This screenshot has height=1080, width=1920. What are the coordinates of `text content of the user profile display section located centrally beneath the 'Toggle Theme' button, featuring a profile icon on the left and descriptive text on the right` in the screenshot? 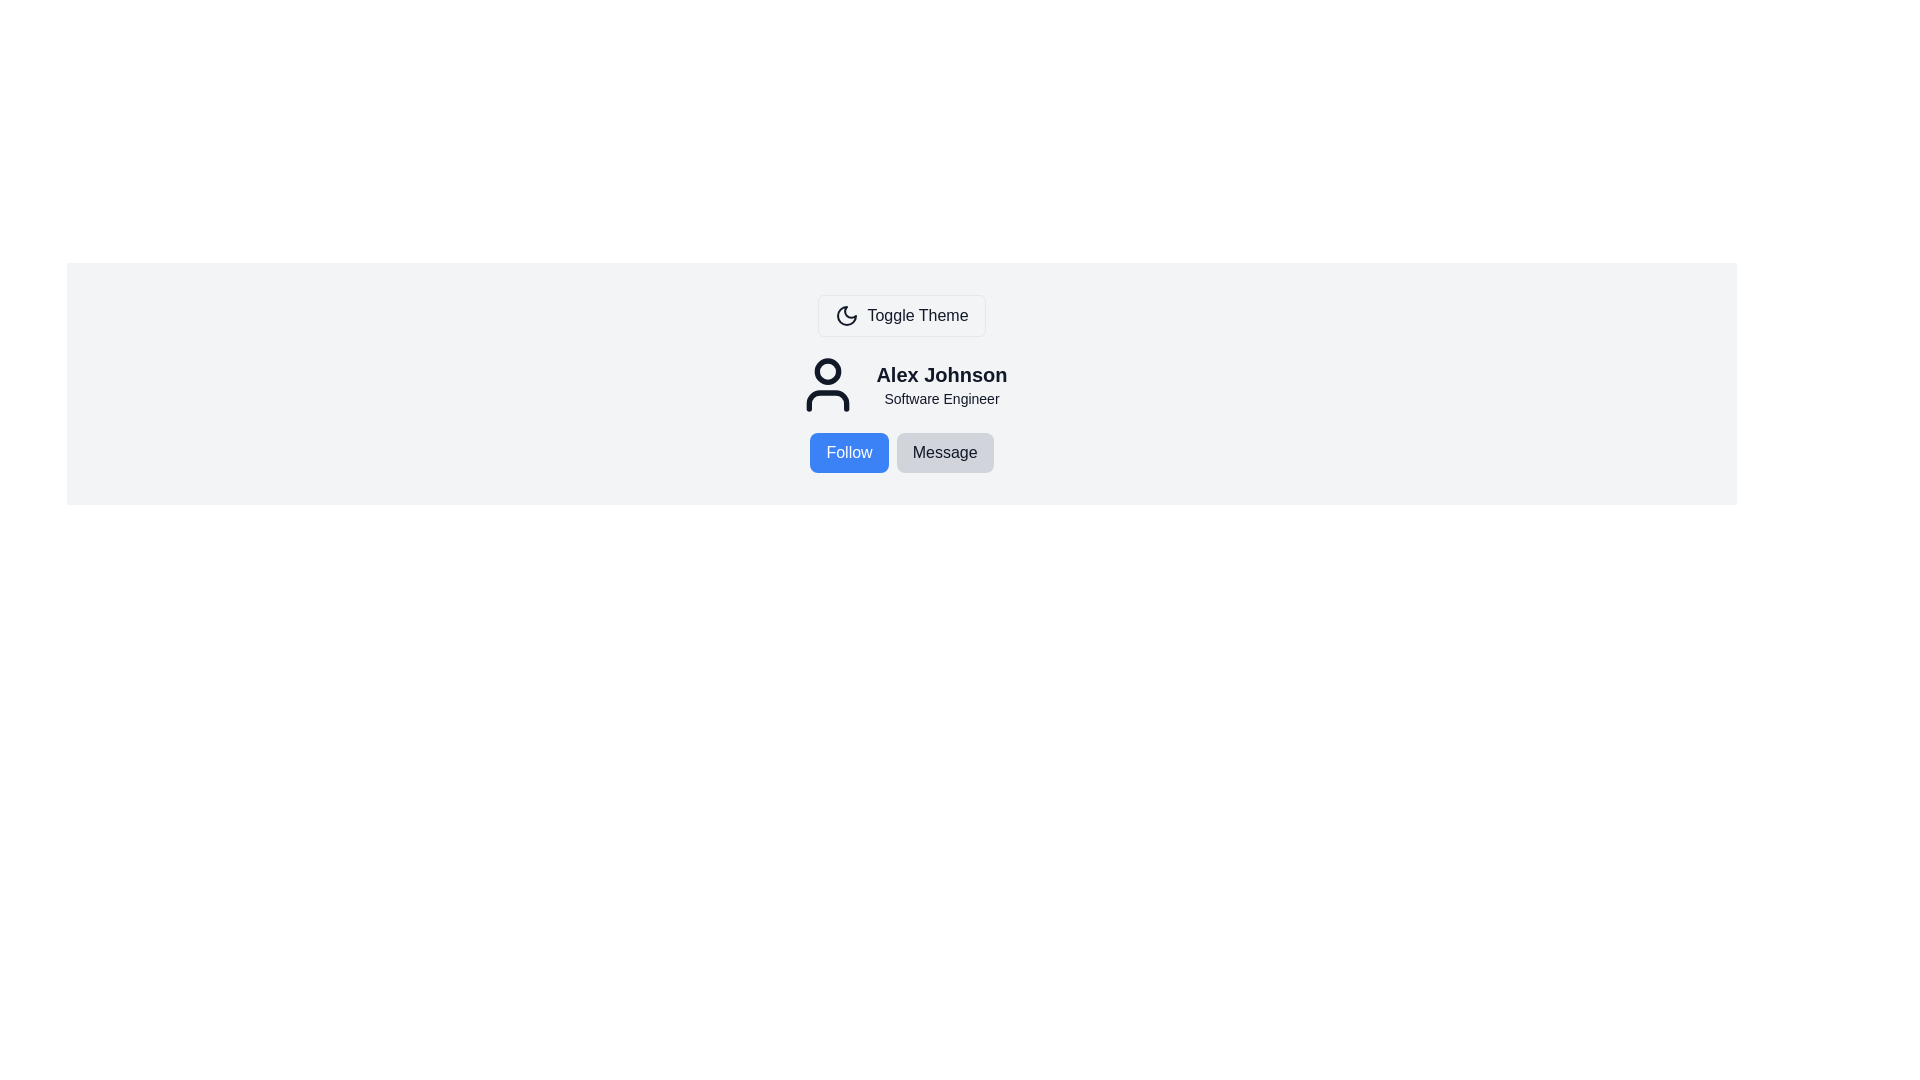 It's located at (901, 385).